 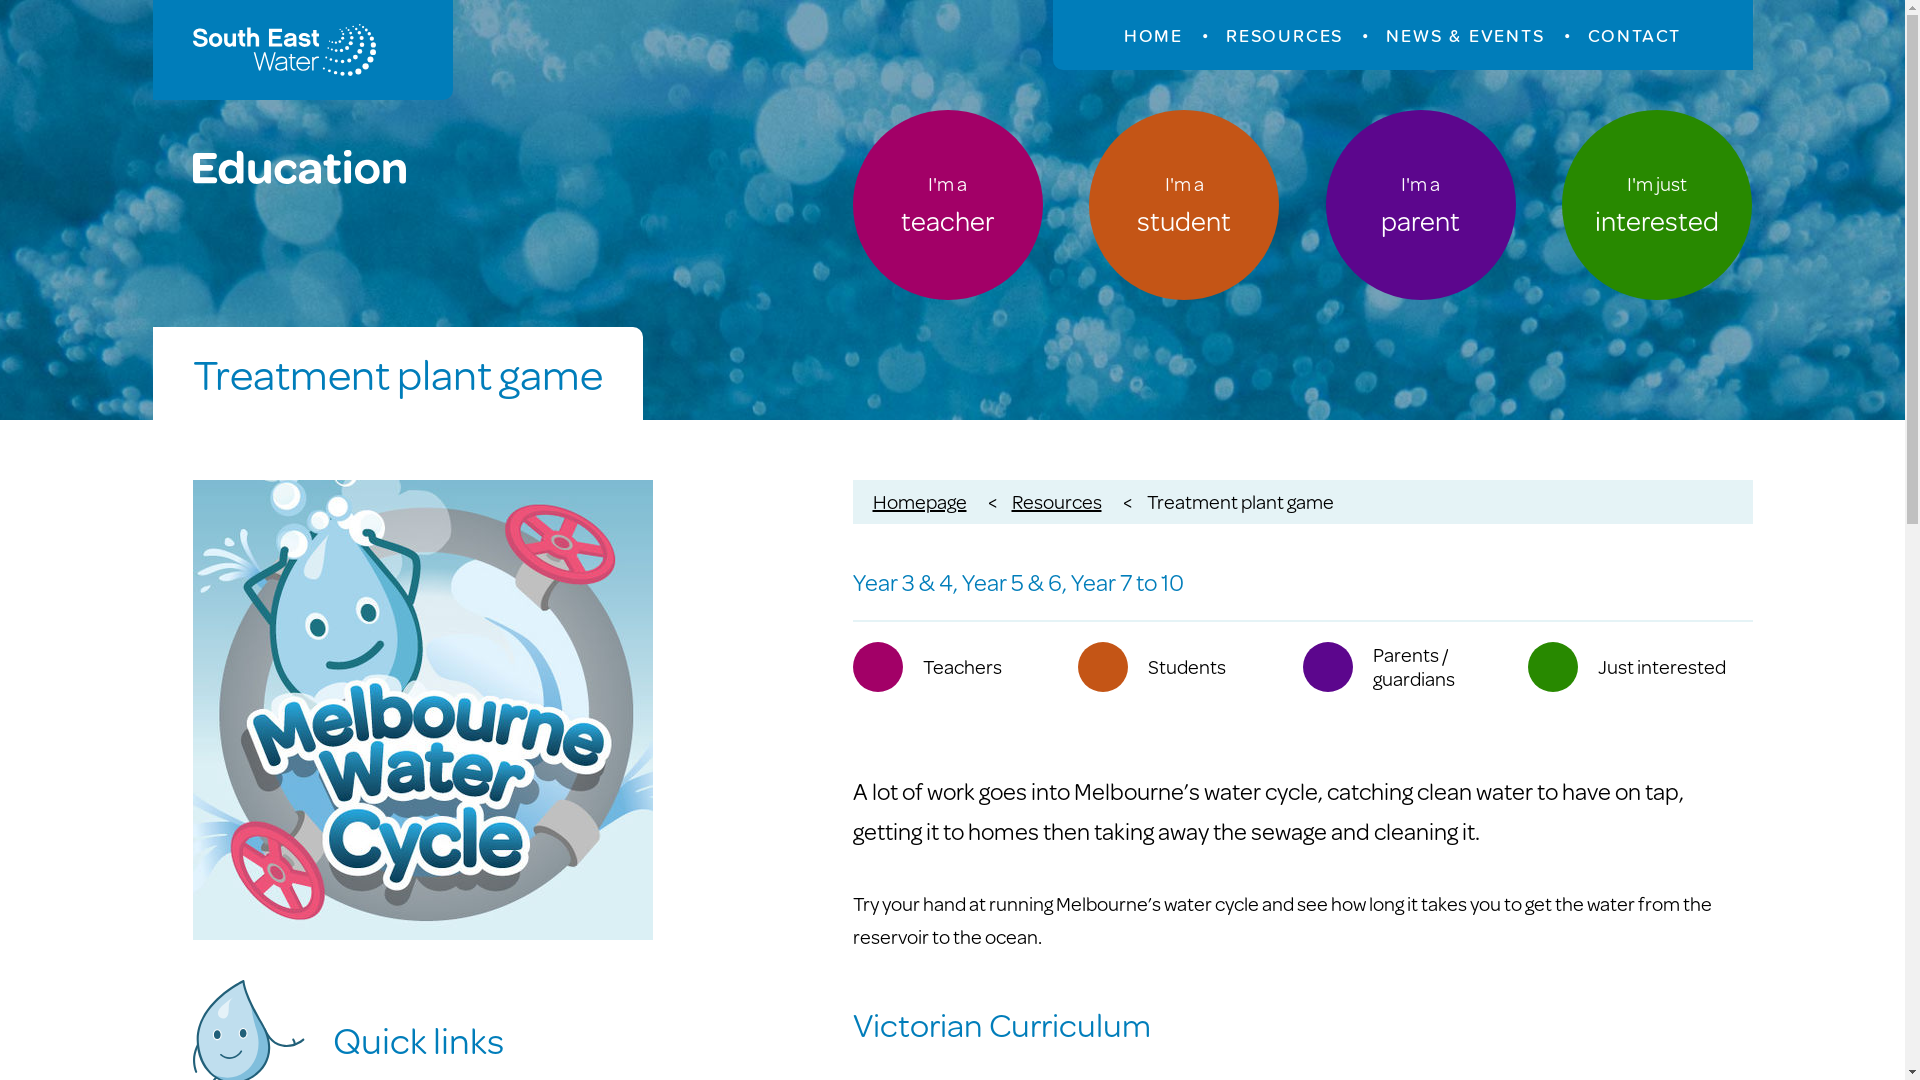 I want to click on 'CONTACT', so click(x=1635, y=36).